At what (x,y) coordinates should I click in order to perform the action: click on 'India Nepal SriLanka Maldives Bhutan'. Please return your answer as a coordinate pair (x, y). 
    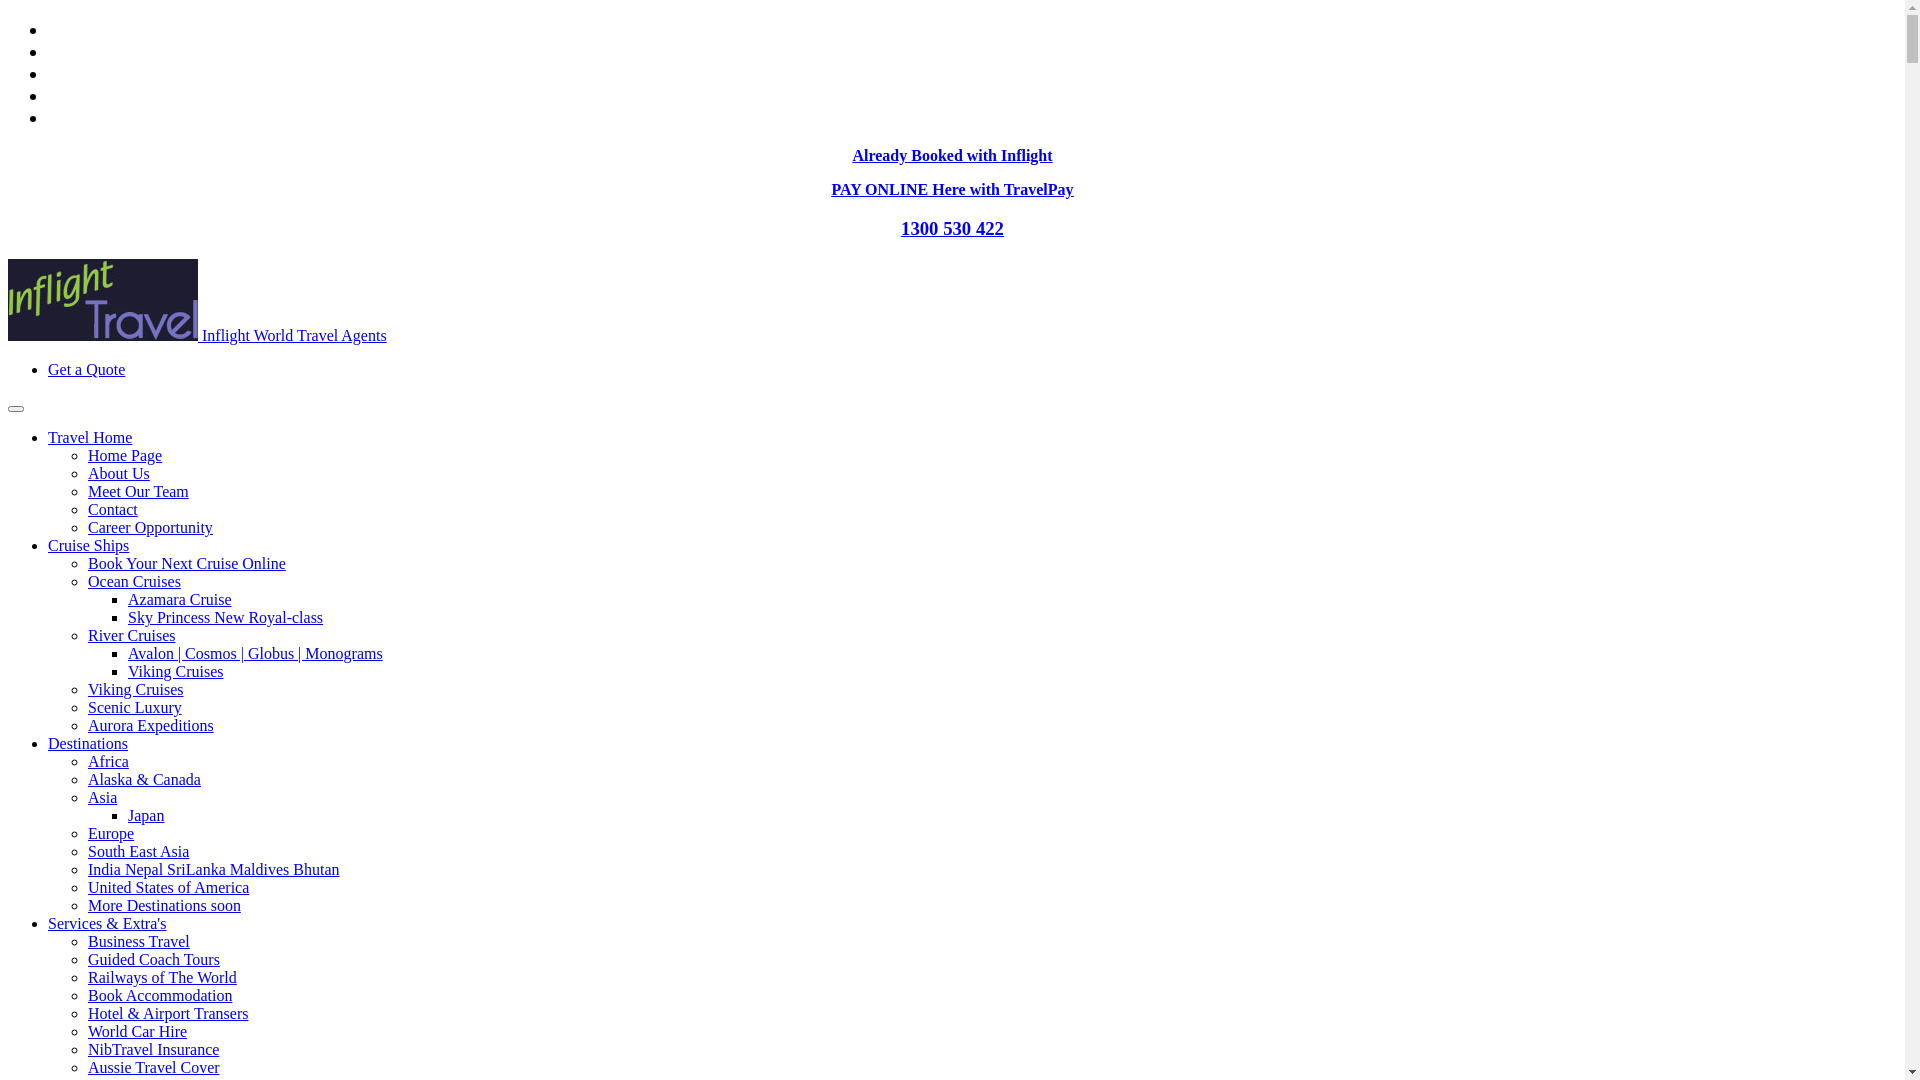
    Looking at the image, I should click on (214, 868).